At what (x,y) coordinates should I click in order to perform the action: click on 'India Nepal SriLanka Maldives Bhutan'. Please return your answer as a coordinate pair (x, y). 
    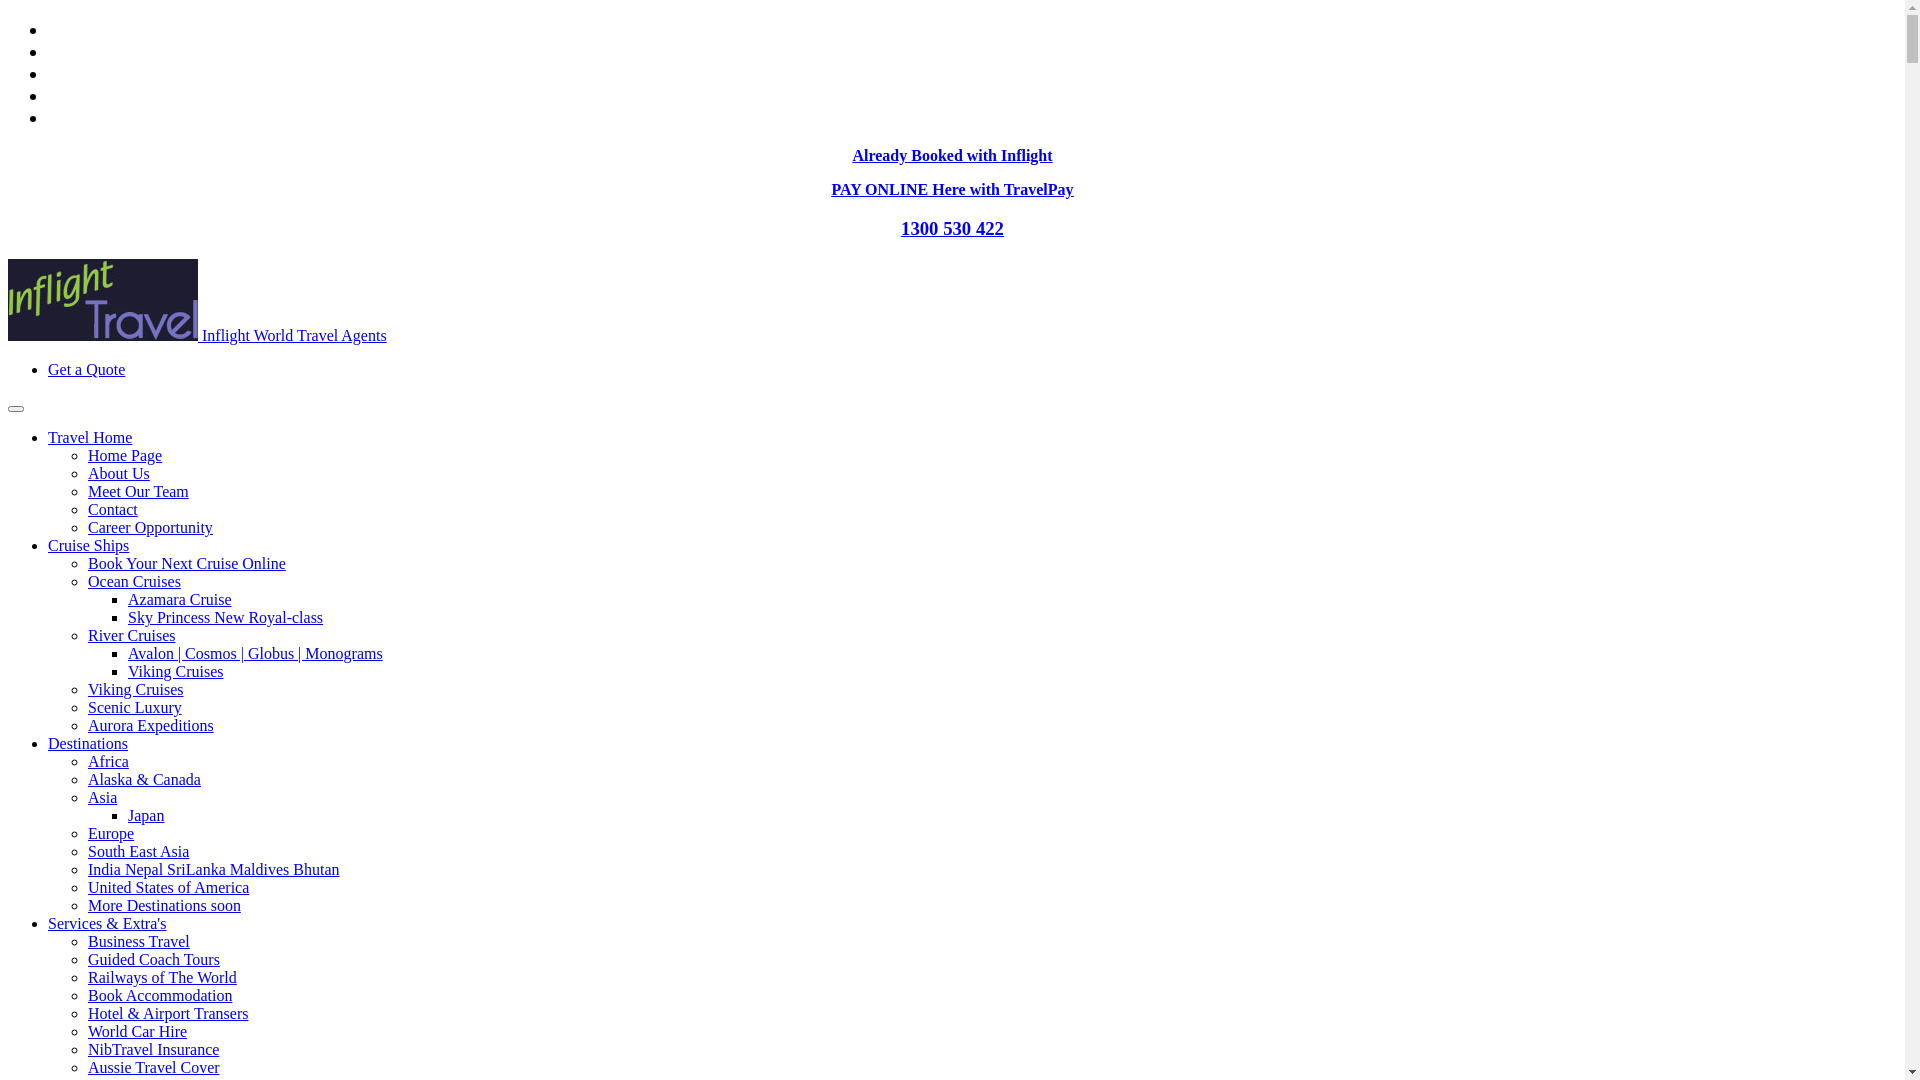
    Looking at the image, I should click on (214, 868).